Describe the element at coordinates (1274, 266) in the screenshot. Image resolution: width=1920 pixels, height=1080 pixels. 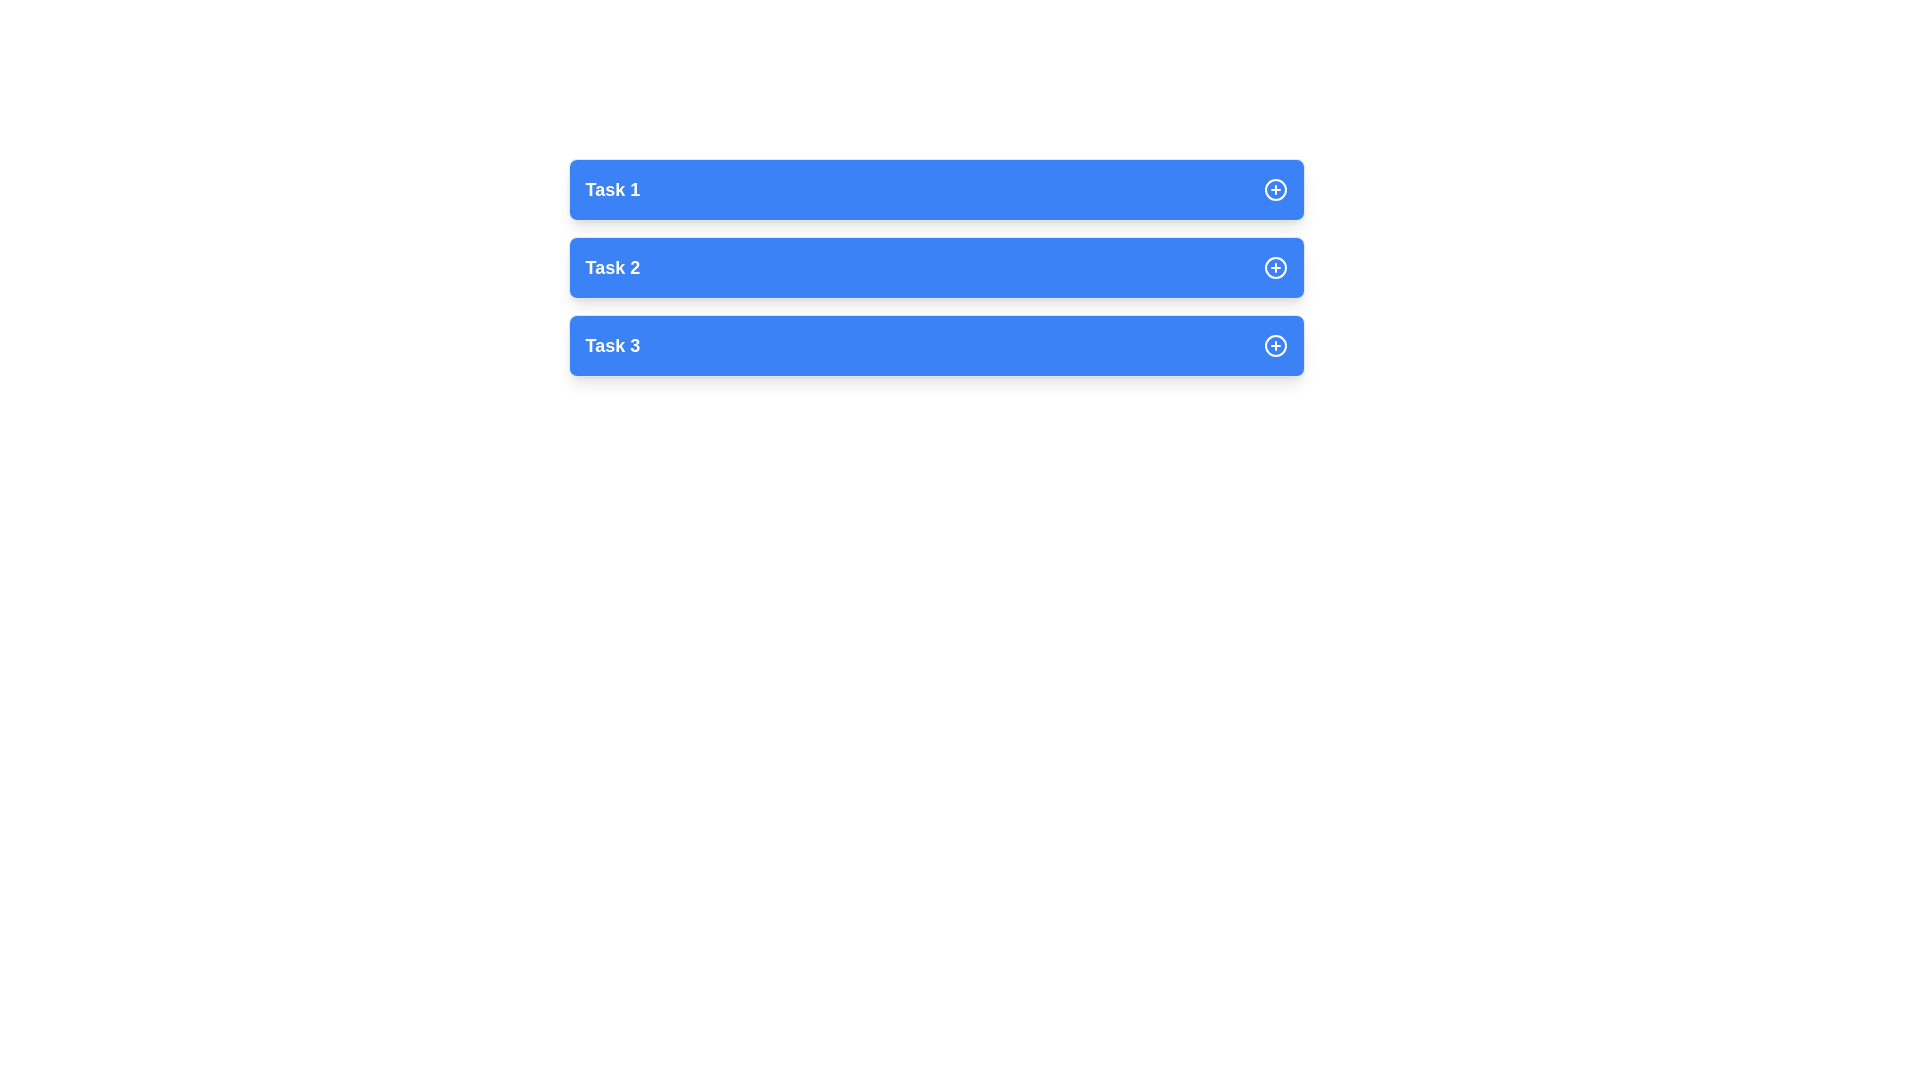
I see `the button positioned on the far right side of the 'Task 2' bar` at that location.